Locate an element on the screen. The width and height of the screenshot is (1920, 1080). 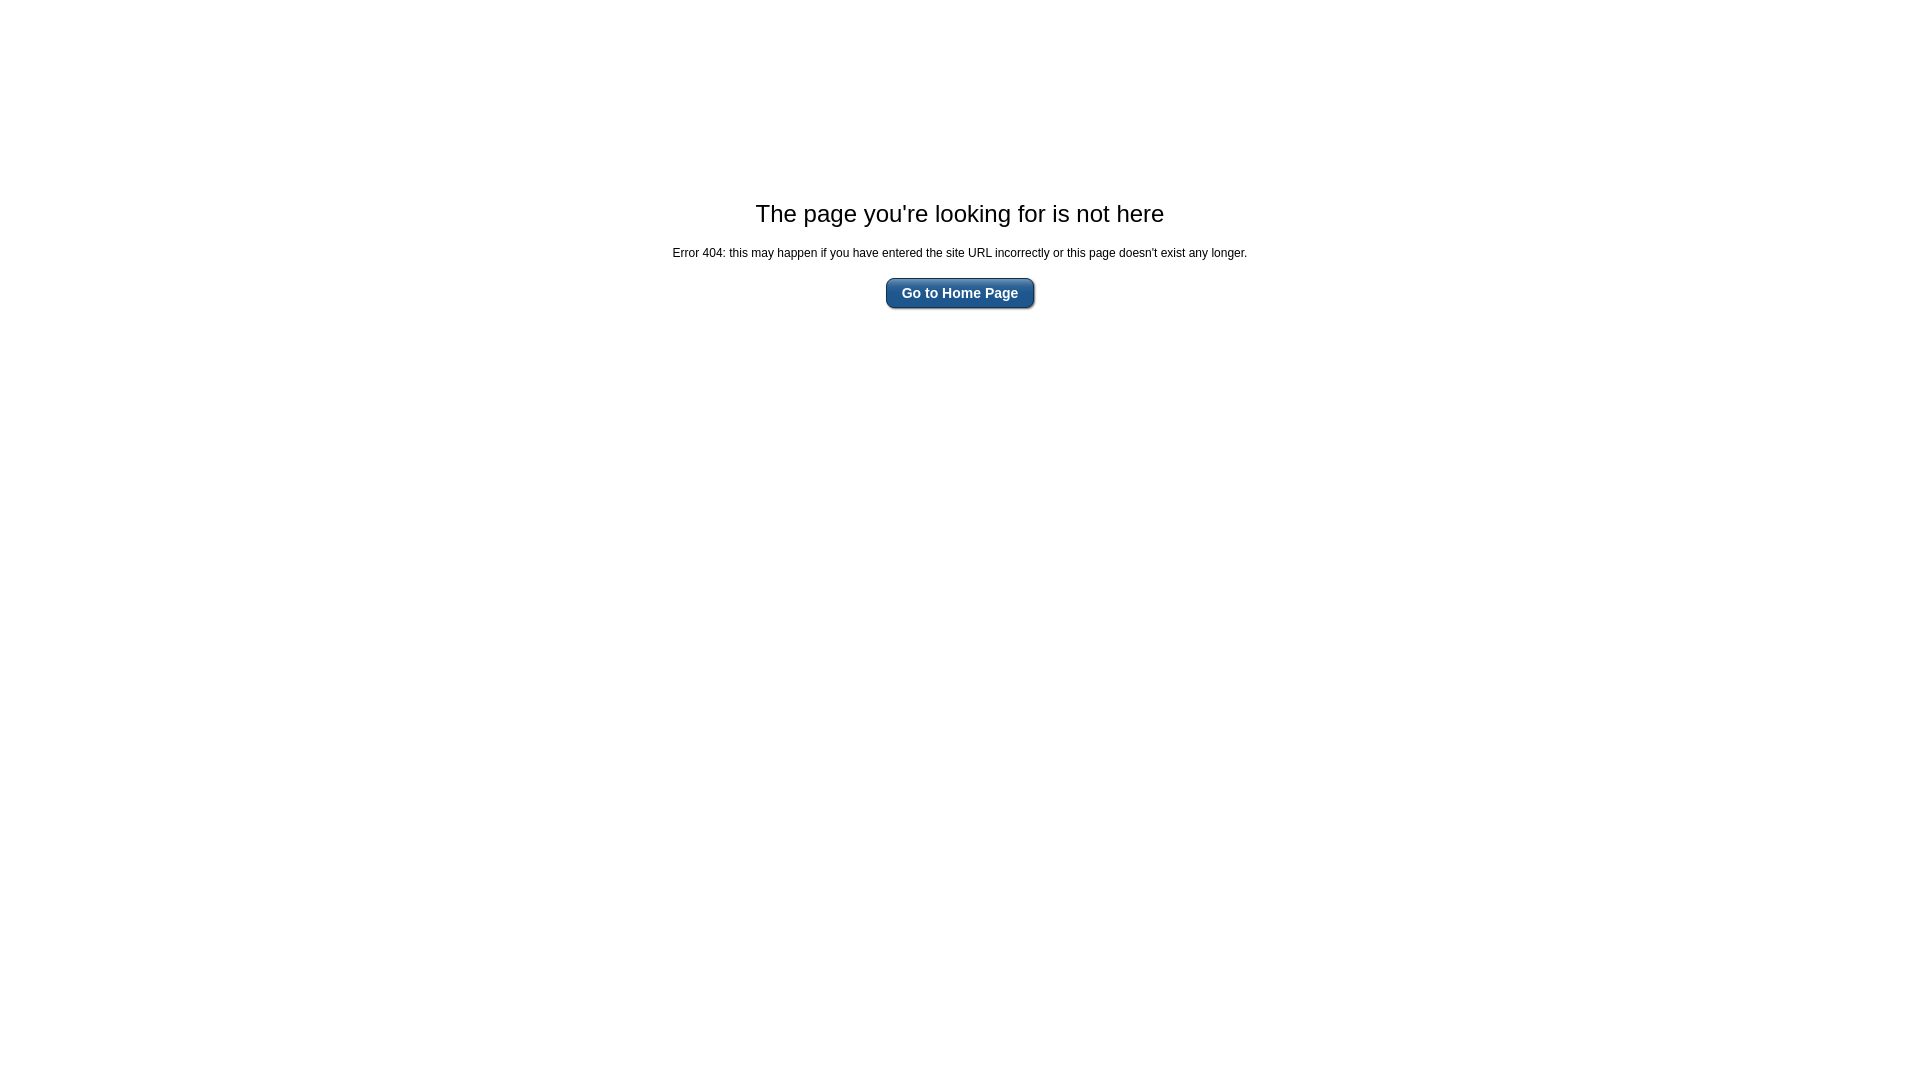
'Go to Home Page' is located at coordinates (960, 293).